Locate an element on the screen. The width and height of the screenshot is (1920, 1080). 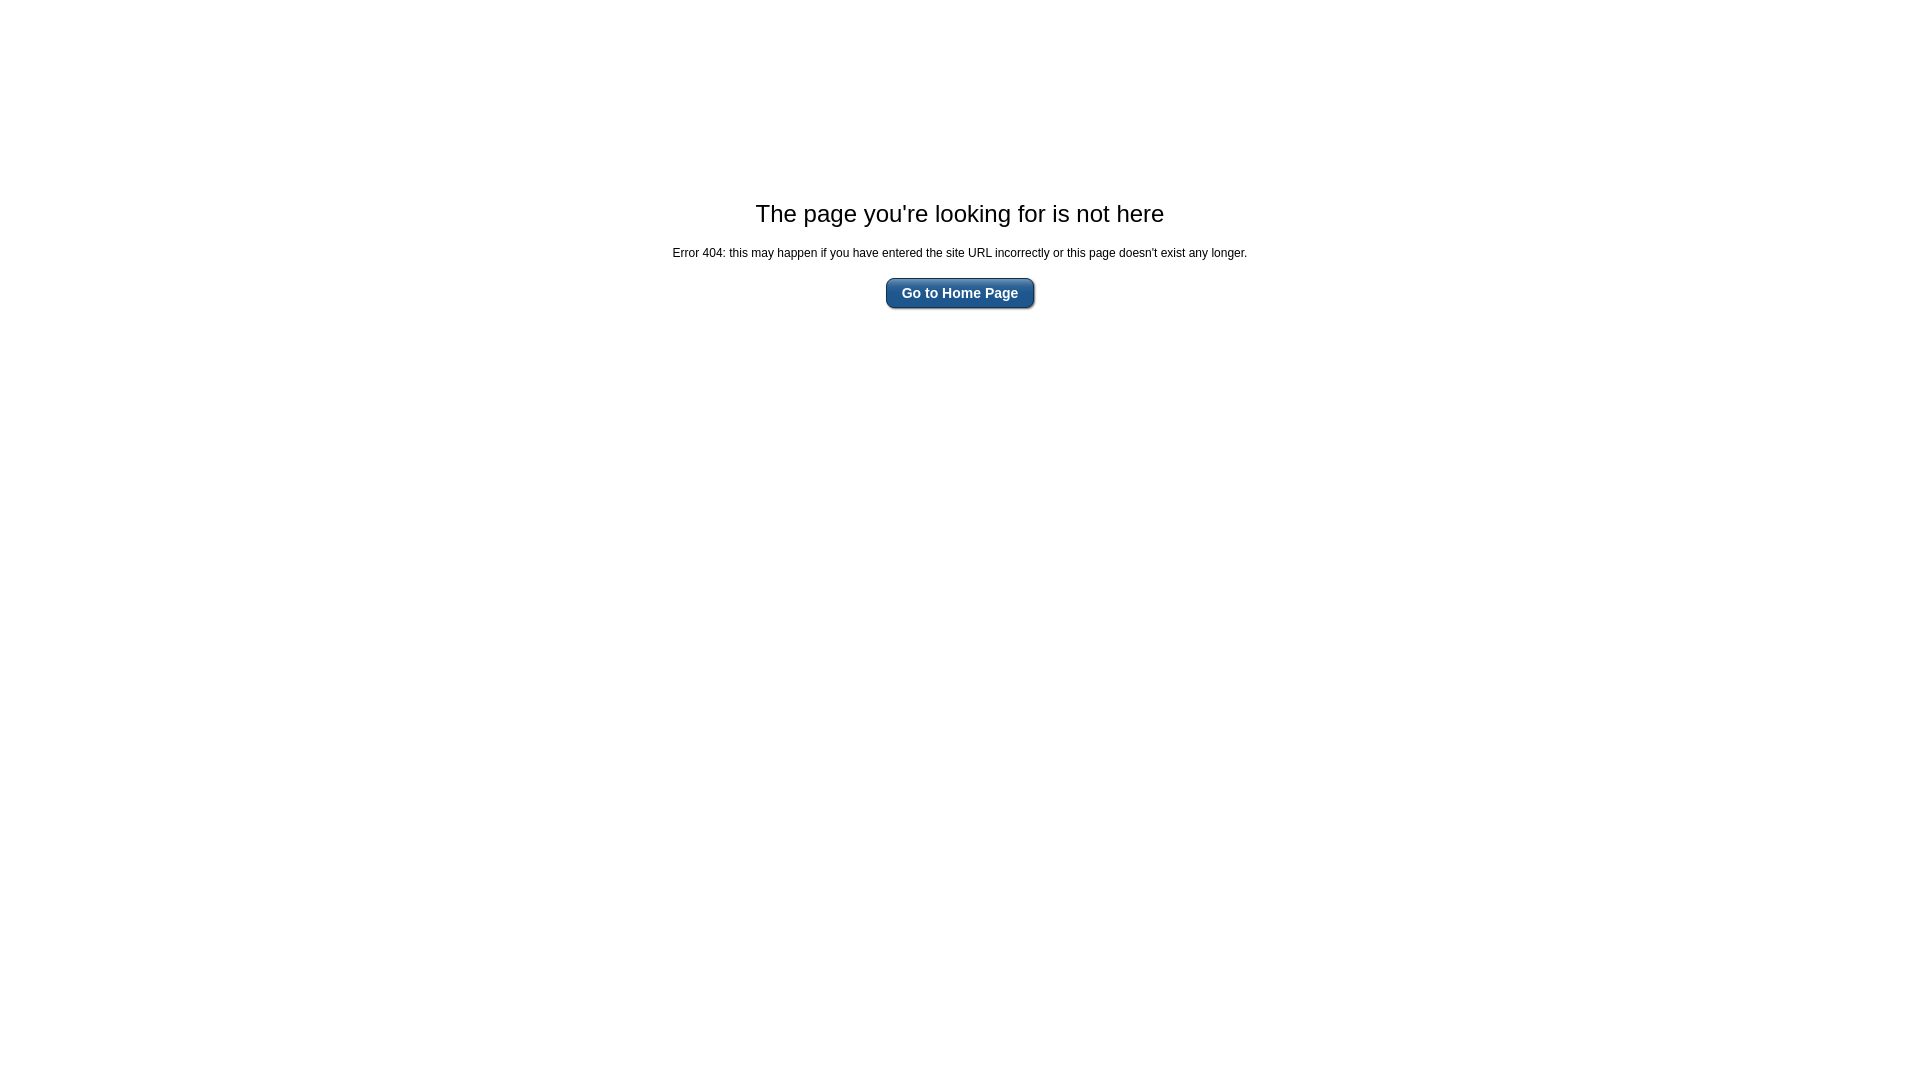
'Go to Home Page' is located at coordinates (960, 293).